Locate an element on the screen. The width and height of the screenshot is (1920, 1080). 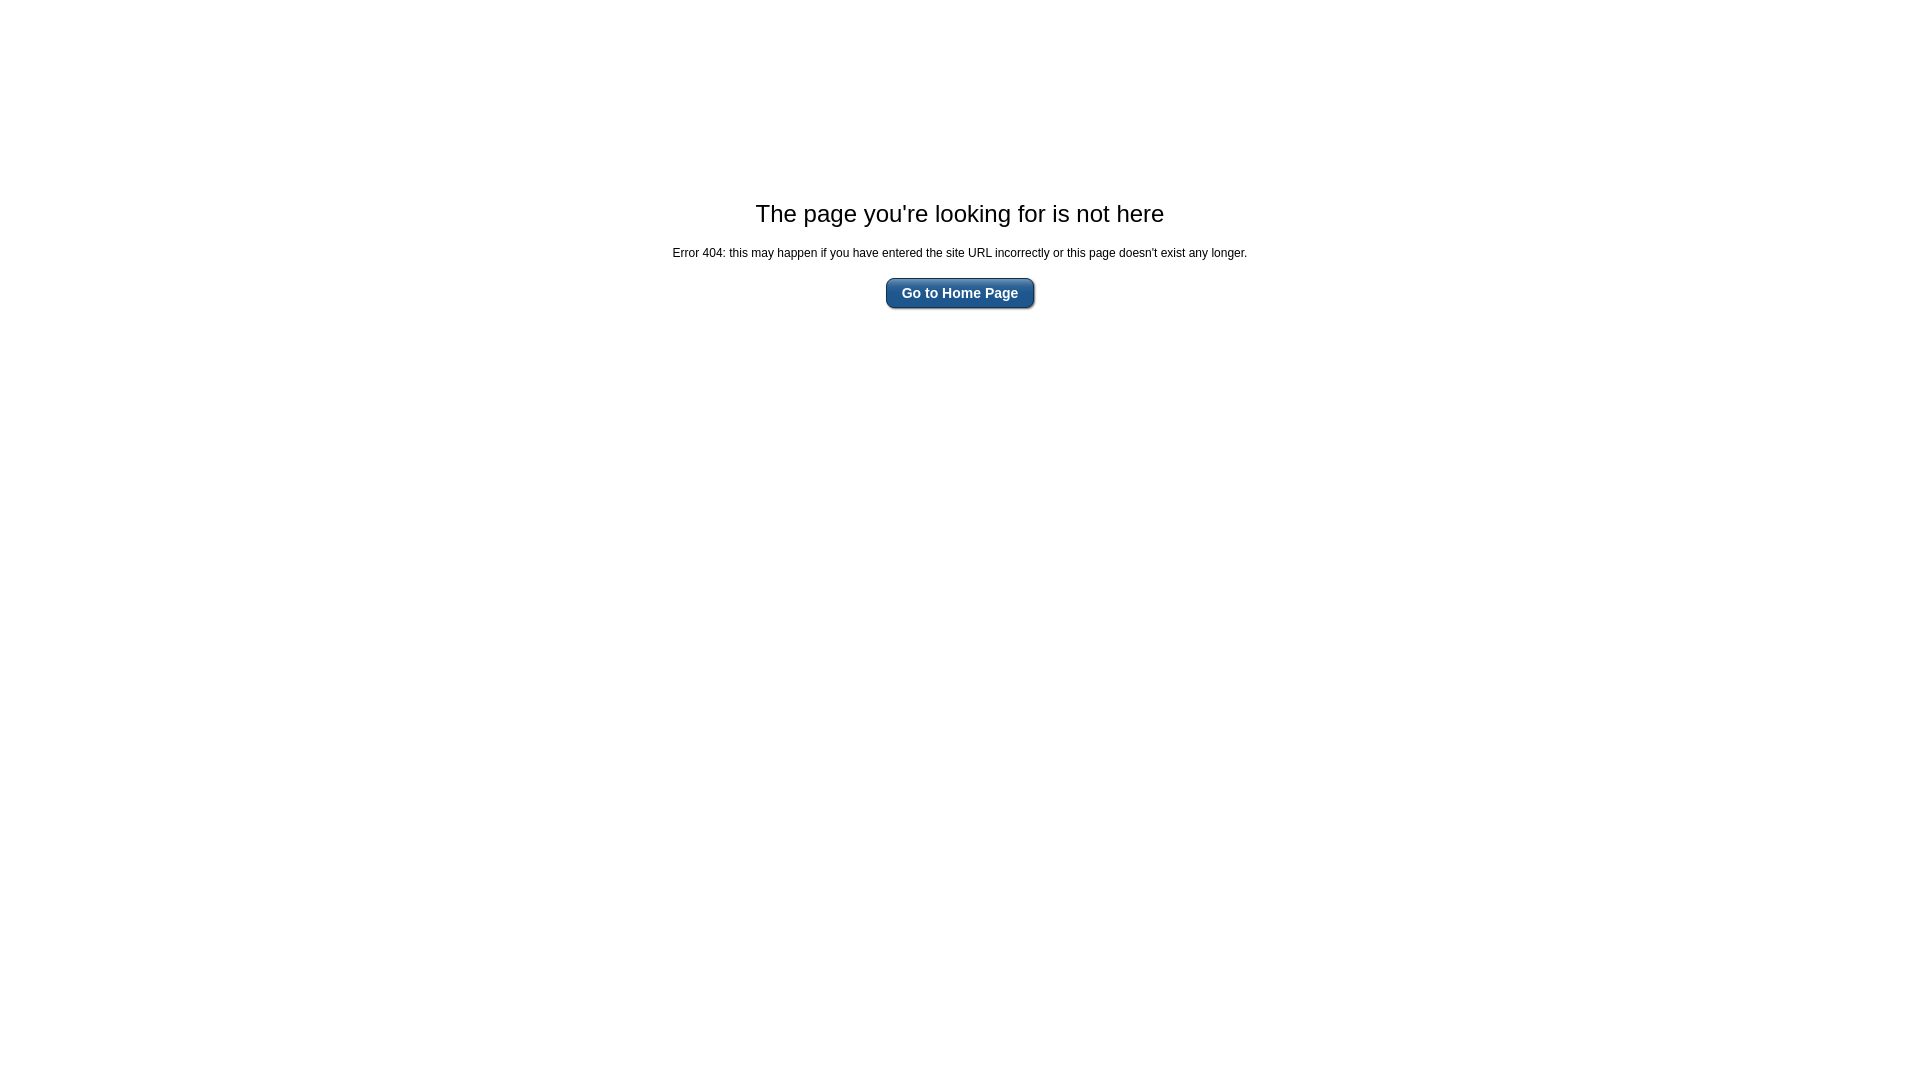
'Go to Home Page' is located at coordinates (960, 293).